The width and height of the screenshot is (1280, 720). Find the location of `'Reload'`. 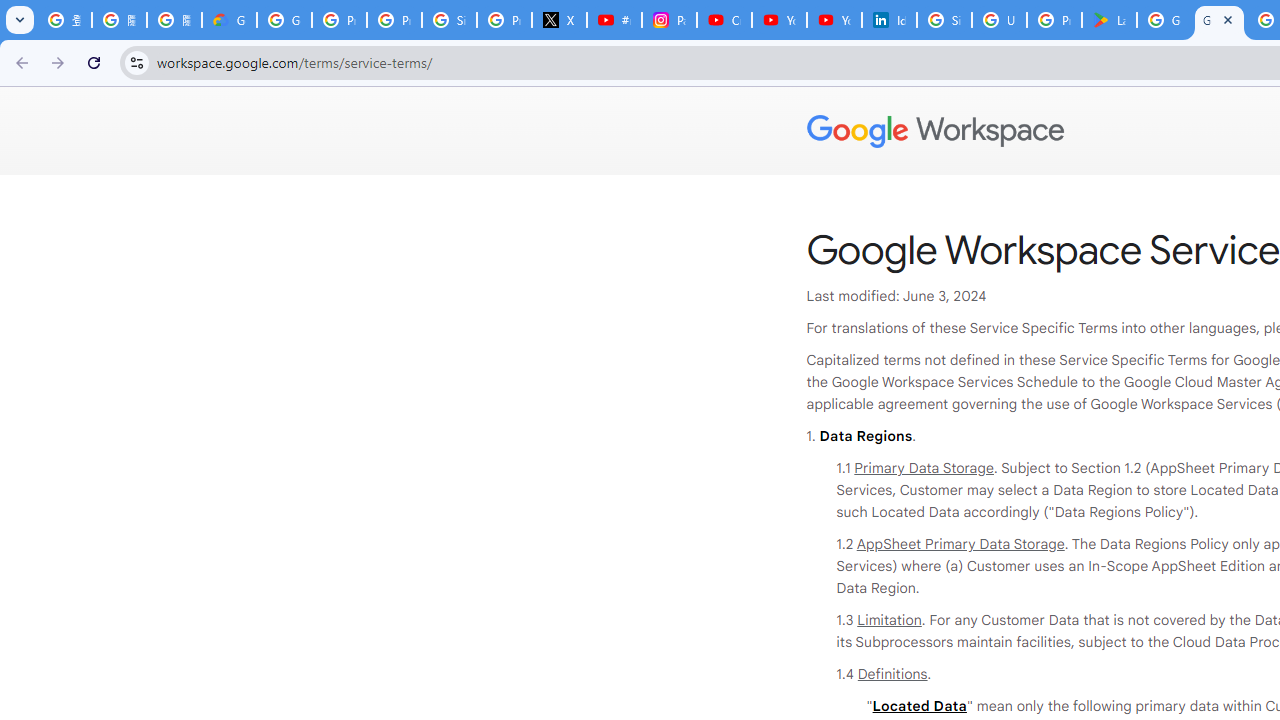

'Reload' is located at coordinates (93, 61).